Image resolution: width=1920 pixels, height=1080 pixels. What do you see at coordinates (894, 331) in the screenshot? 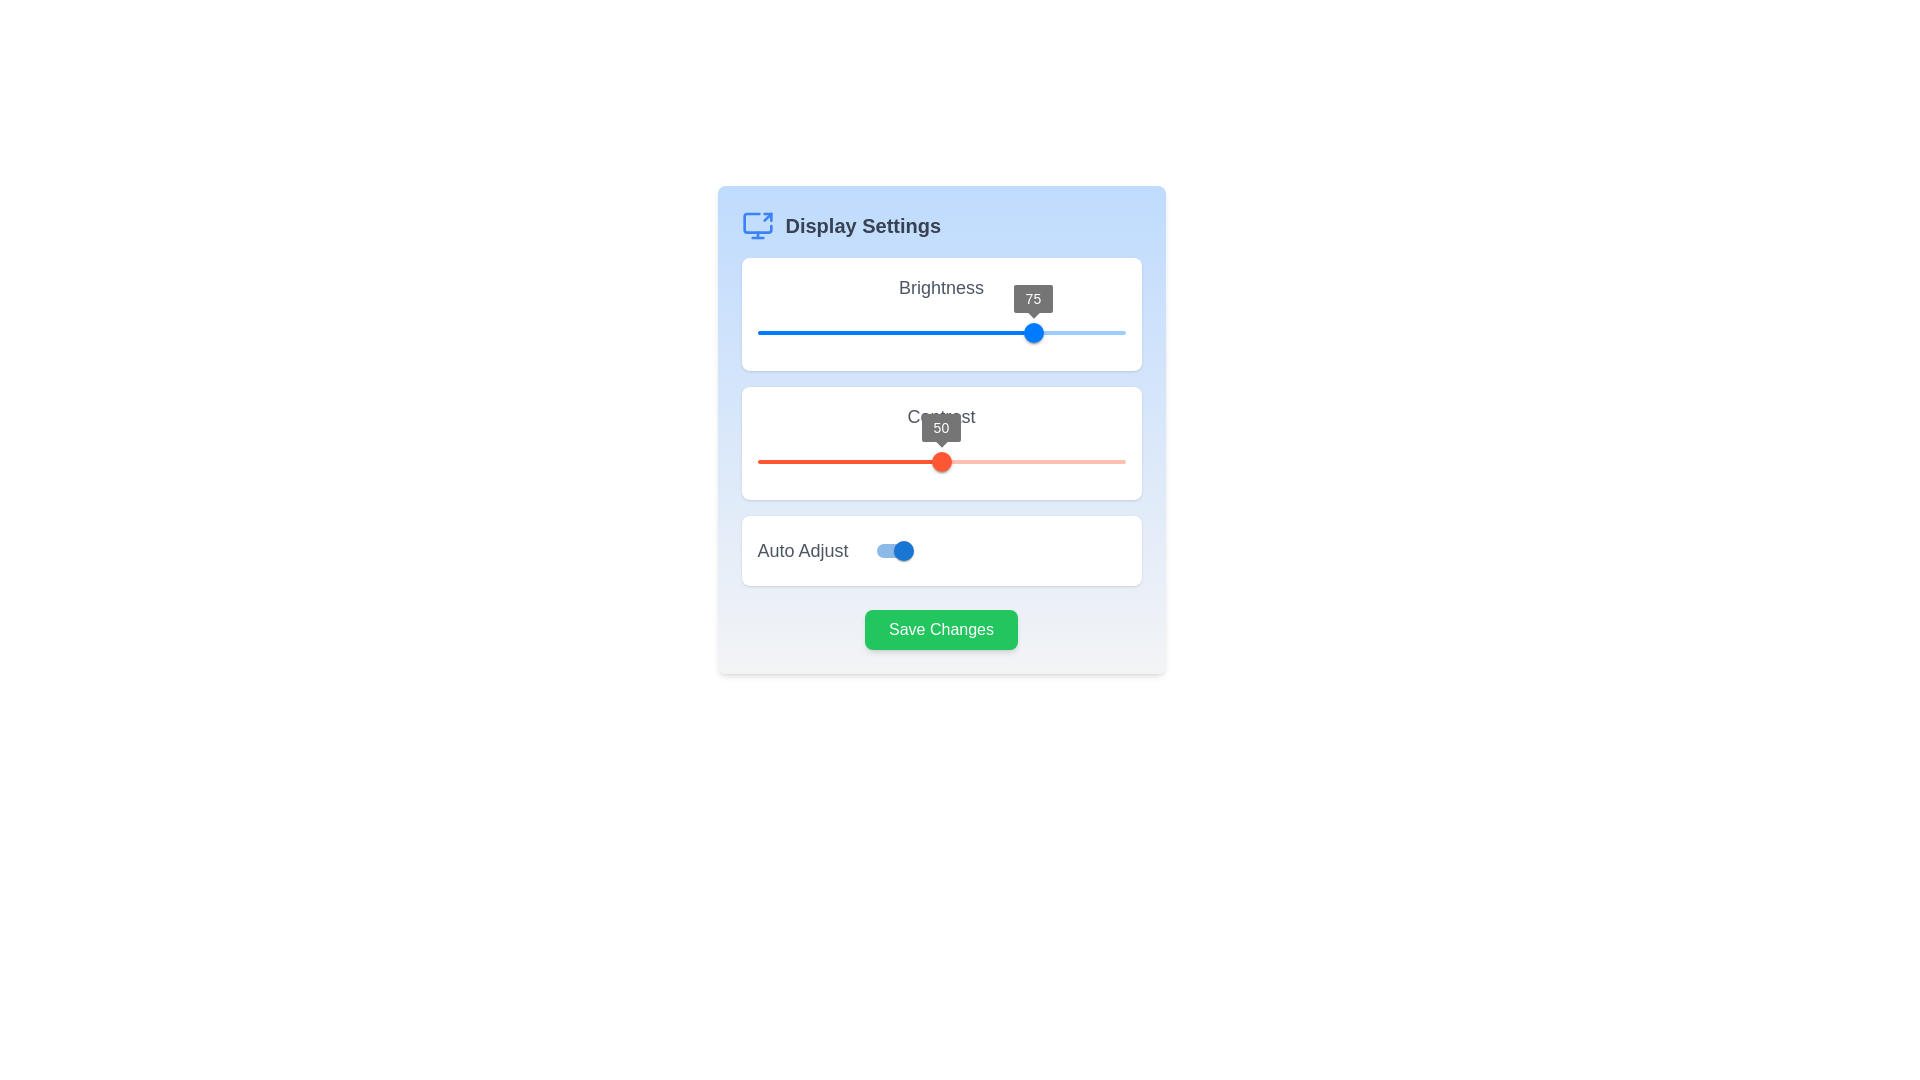
I see `the thumb of the Brightness slider, which is visually represented by a horizontal red-colored track bar, from its current position of 75` at bounding box center [894, 331].